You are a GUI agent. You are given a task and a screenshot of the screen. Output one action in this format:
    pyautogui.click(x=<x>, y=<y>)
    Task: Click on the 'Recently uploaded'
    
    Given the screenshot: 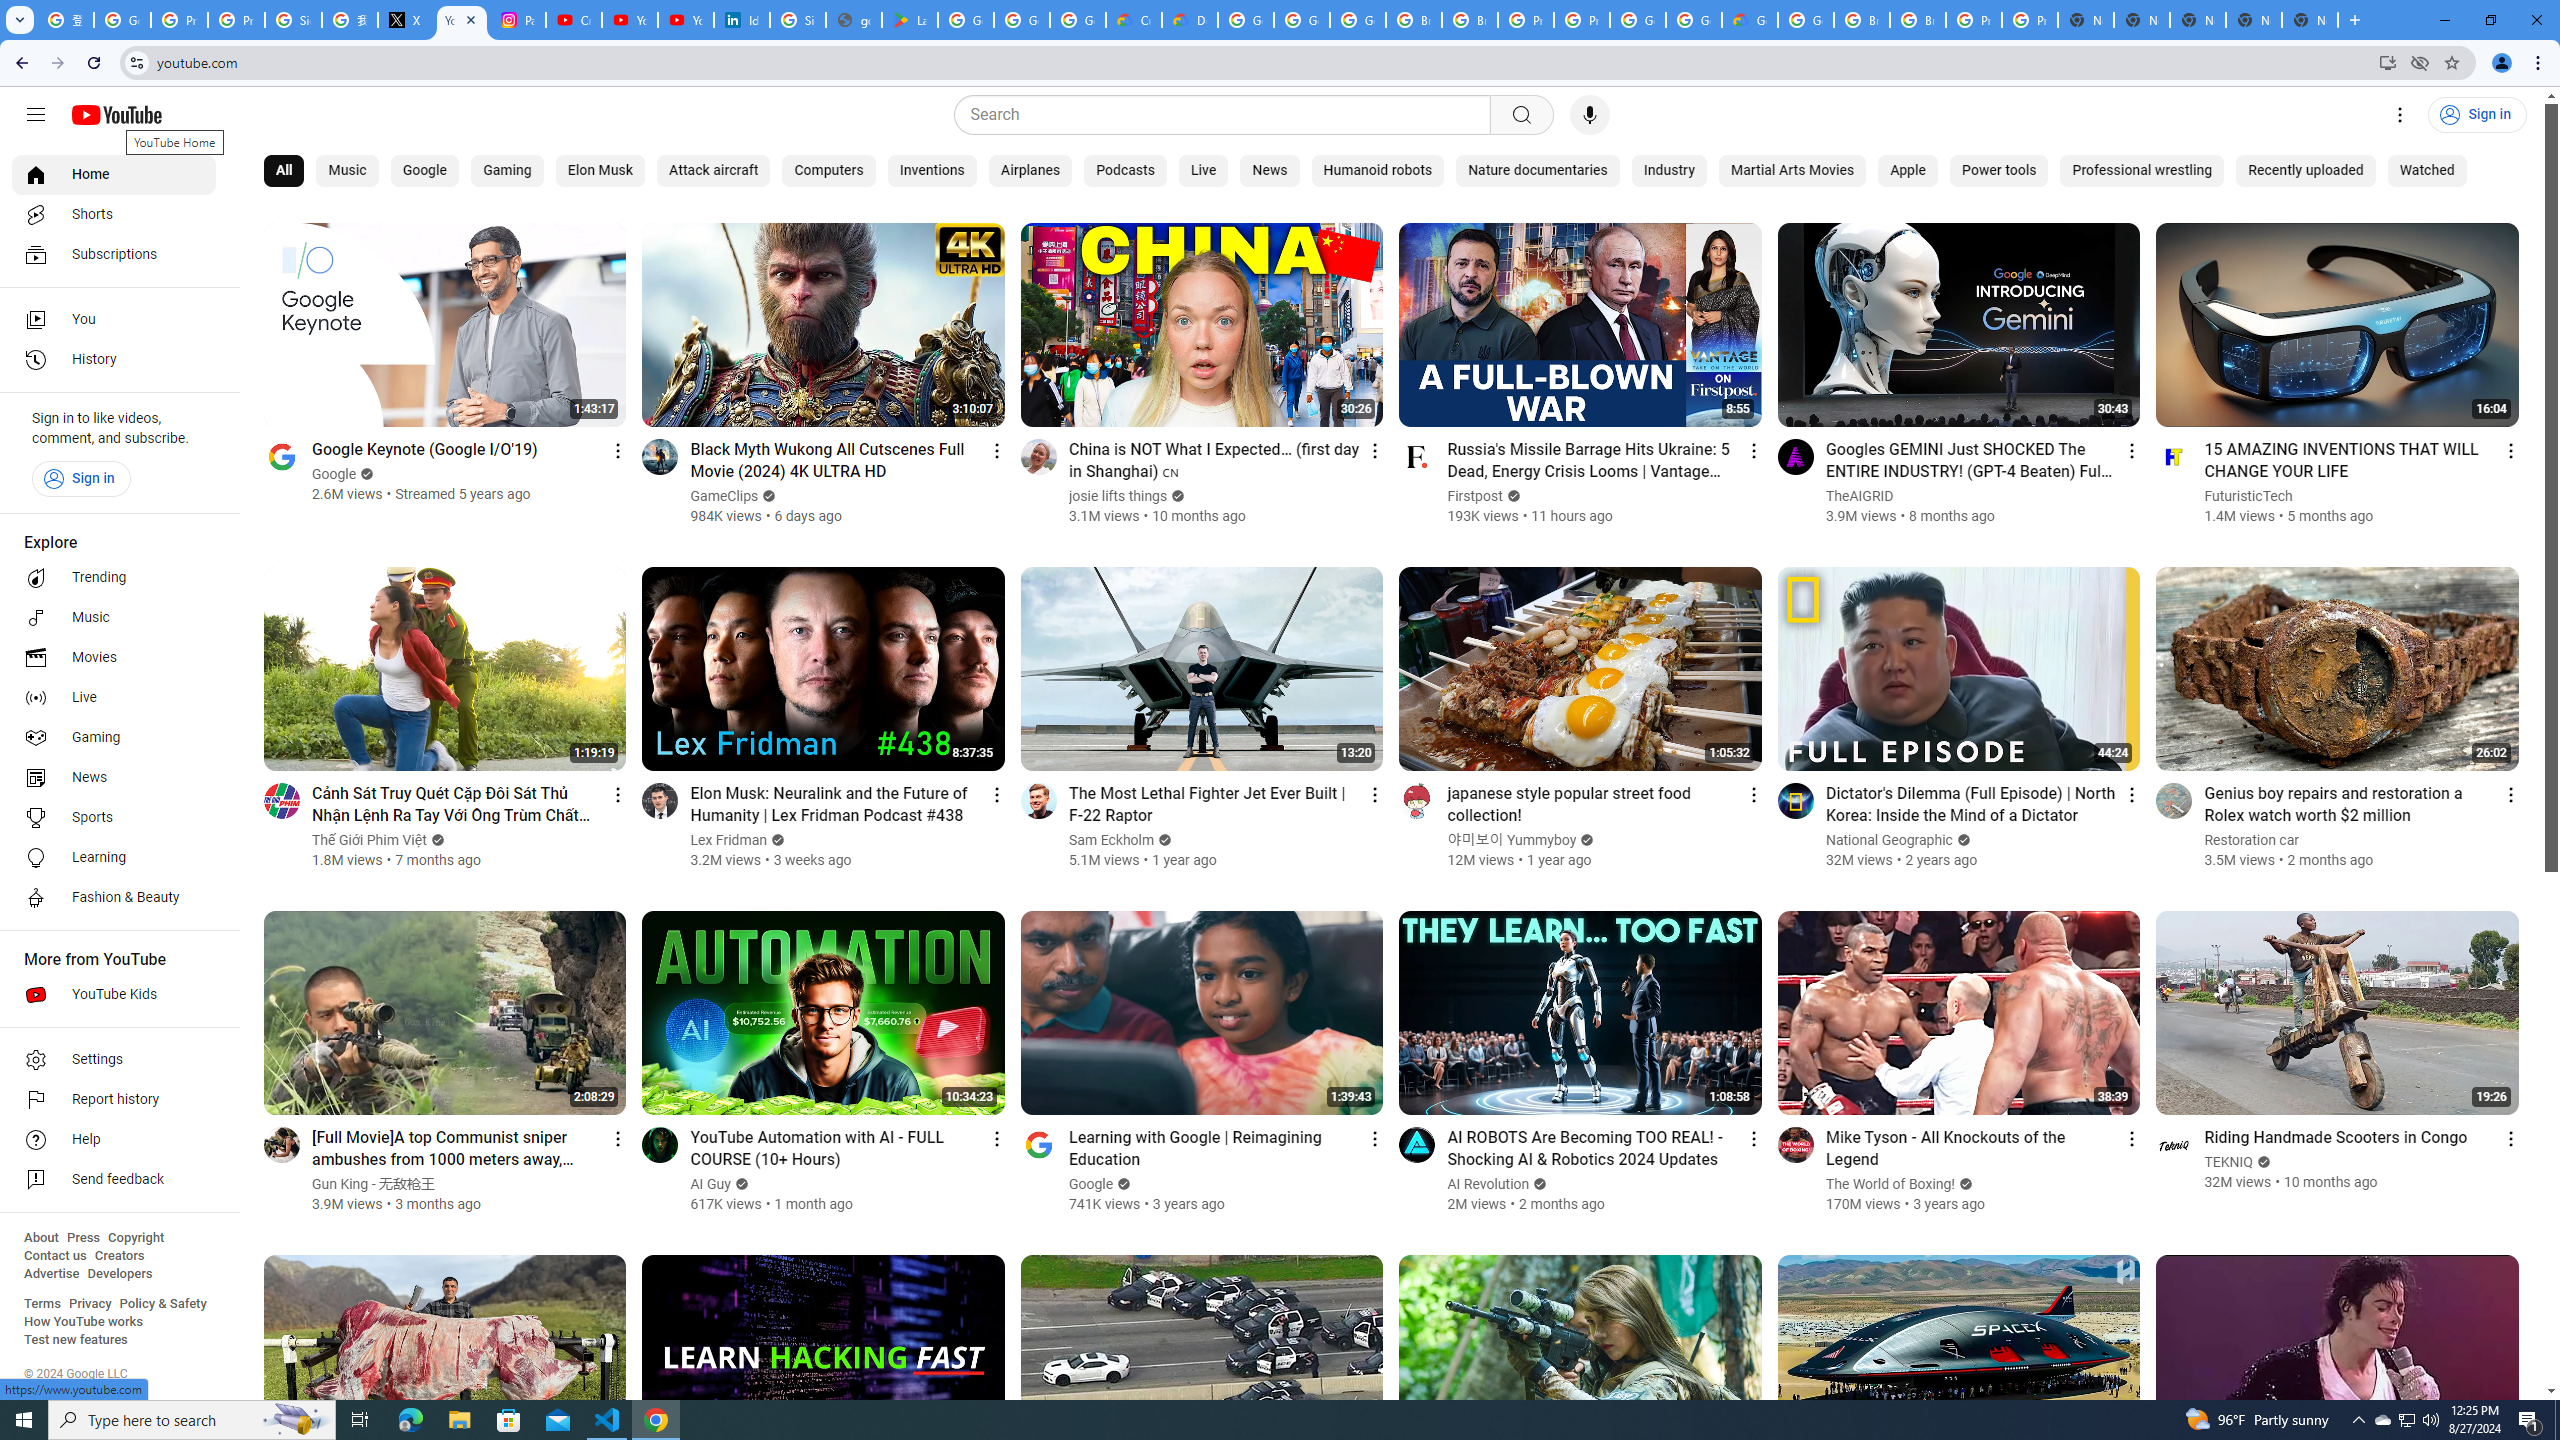 What is the action you would take?
    pyautogui.click(x=2304, y=171)
    